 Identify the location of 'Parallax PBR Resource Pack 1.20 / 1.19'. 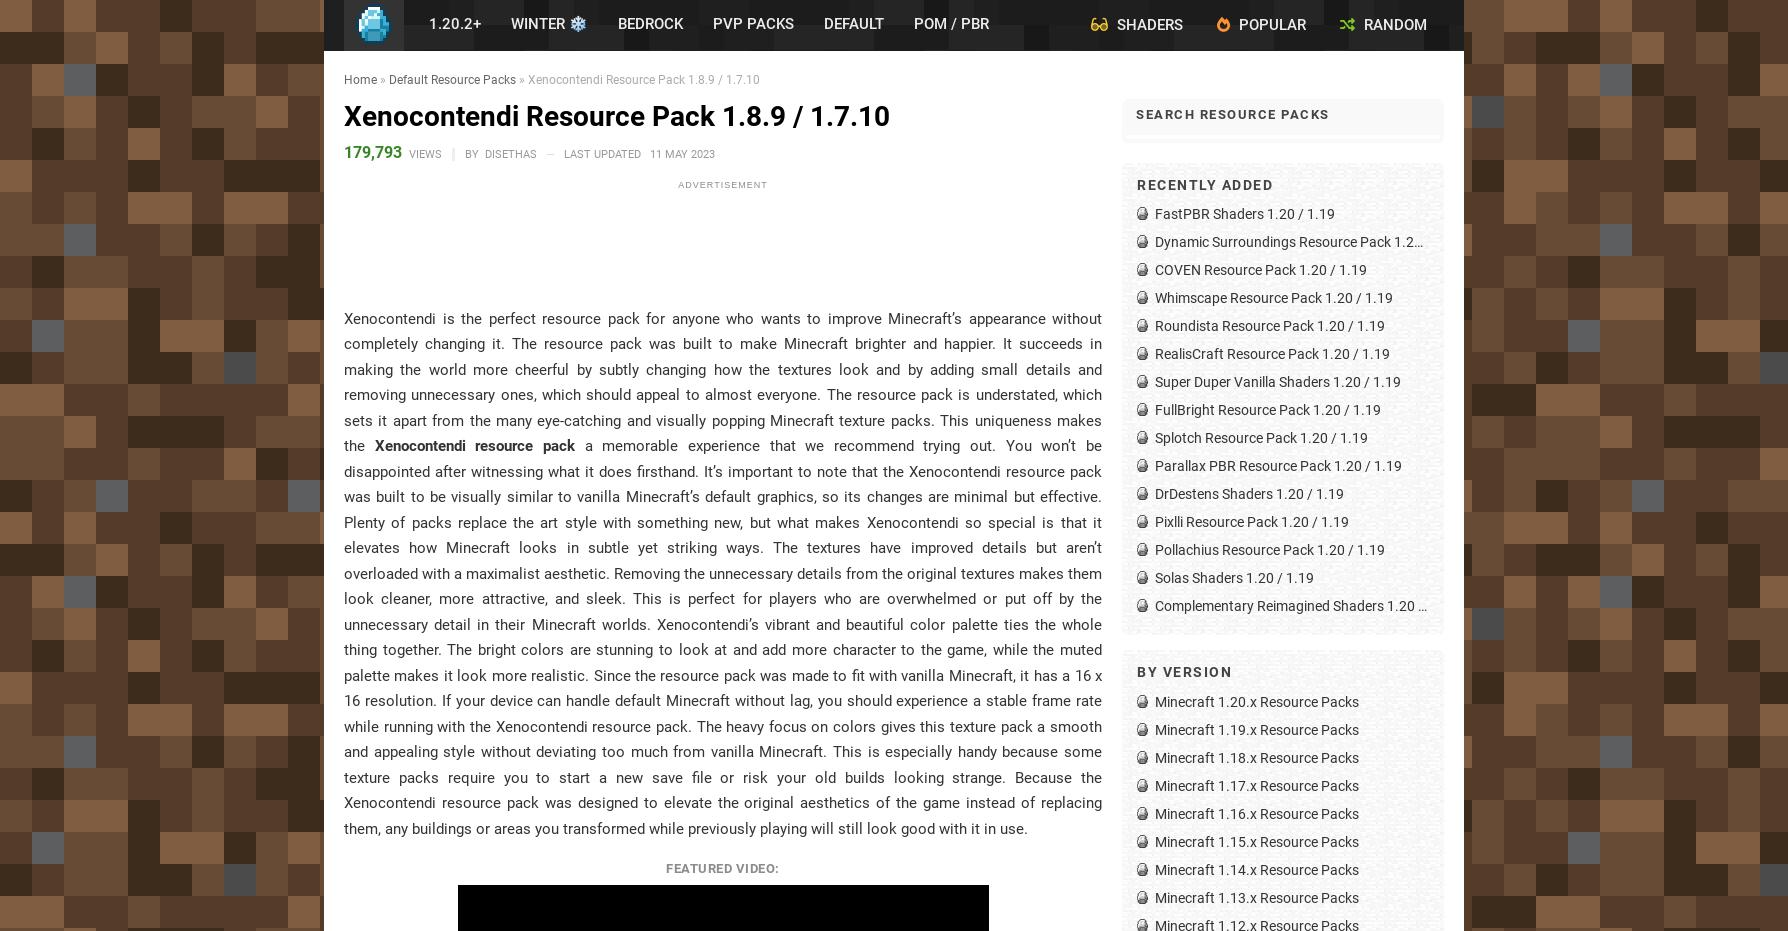
(1277, 464).